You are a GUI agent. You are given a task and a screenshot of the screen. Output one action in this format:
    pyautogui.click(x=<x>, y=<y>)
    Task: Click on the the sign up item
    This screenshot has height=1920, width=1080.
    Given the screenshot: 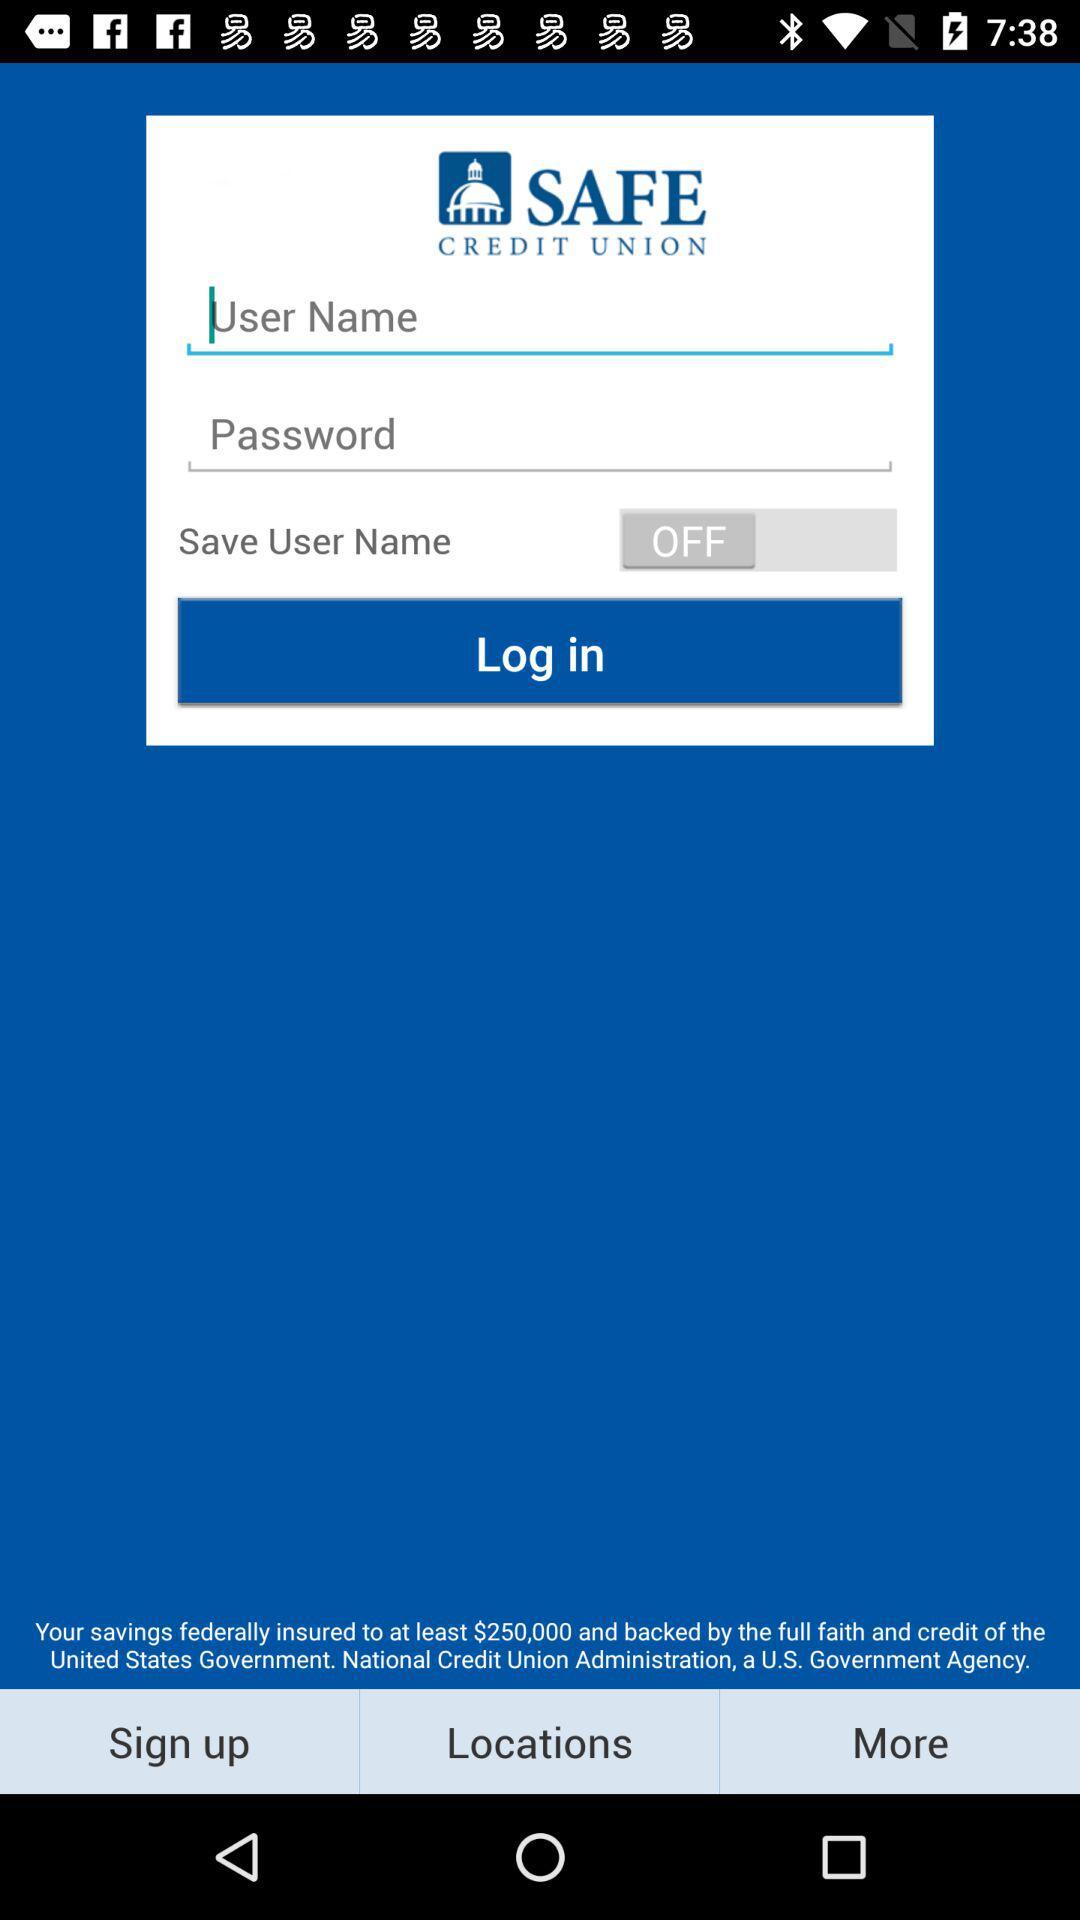 What is the action you would take?
    pyautogui.click(x=178, y=1740)
    